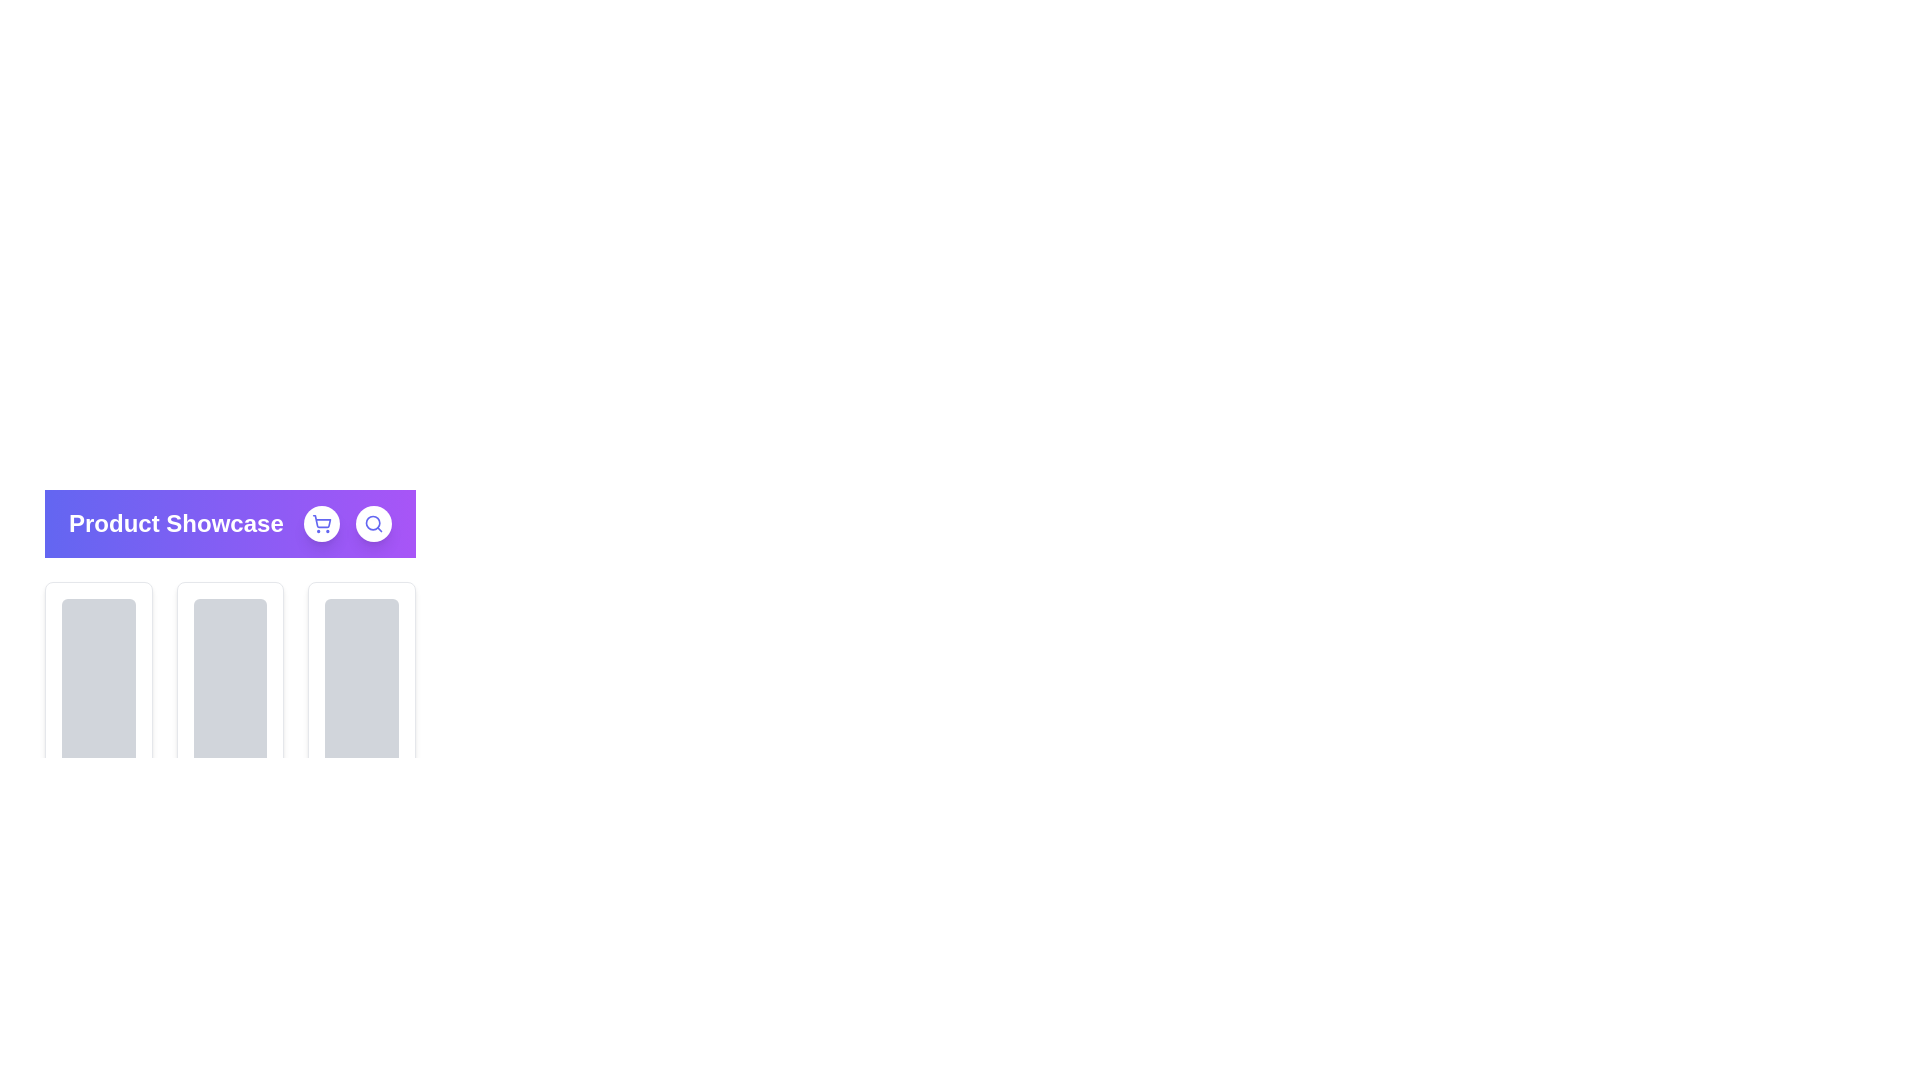  What do you see at coordinates (374, 523) in the screenshot?
I see `the magnifying glass icon, which is the rightmost icon in the toolbar below 'Product Showcase'` at bounding box center [374, 523].